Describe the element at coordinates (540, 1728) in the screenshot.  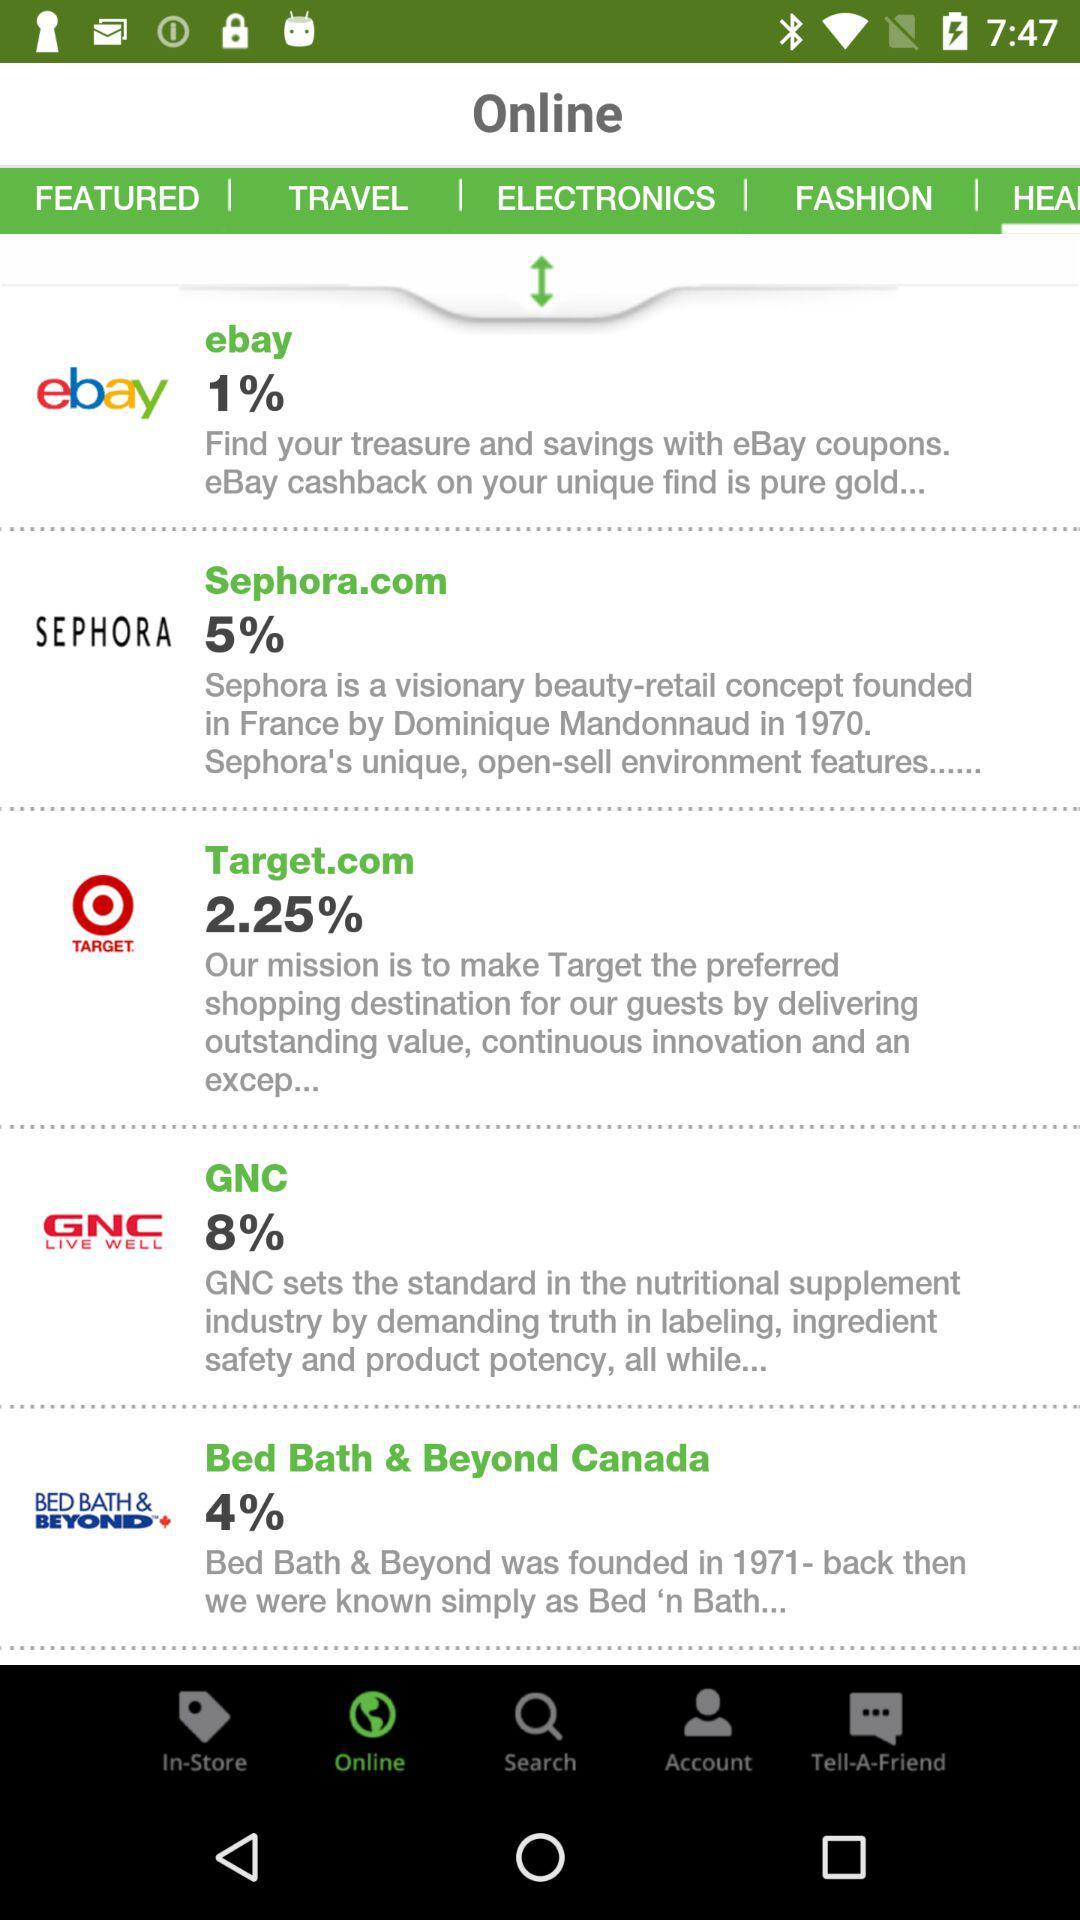
I see `the search icon` at that location.